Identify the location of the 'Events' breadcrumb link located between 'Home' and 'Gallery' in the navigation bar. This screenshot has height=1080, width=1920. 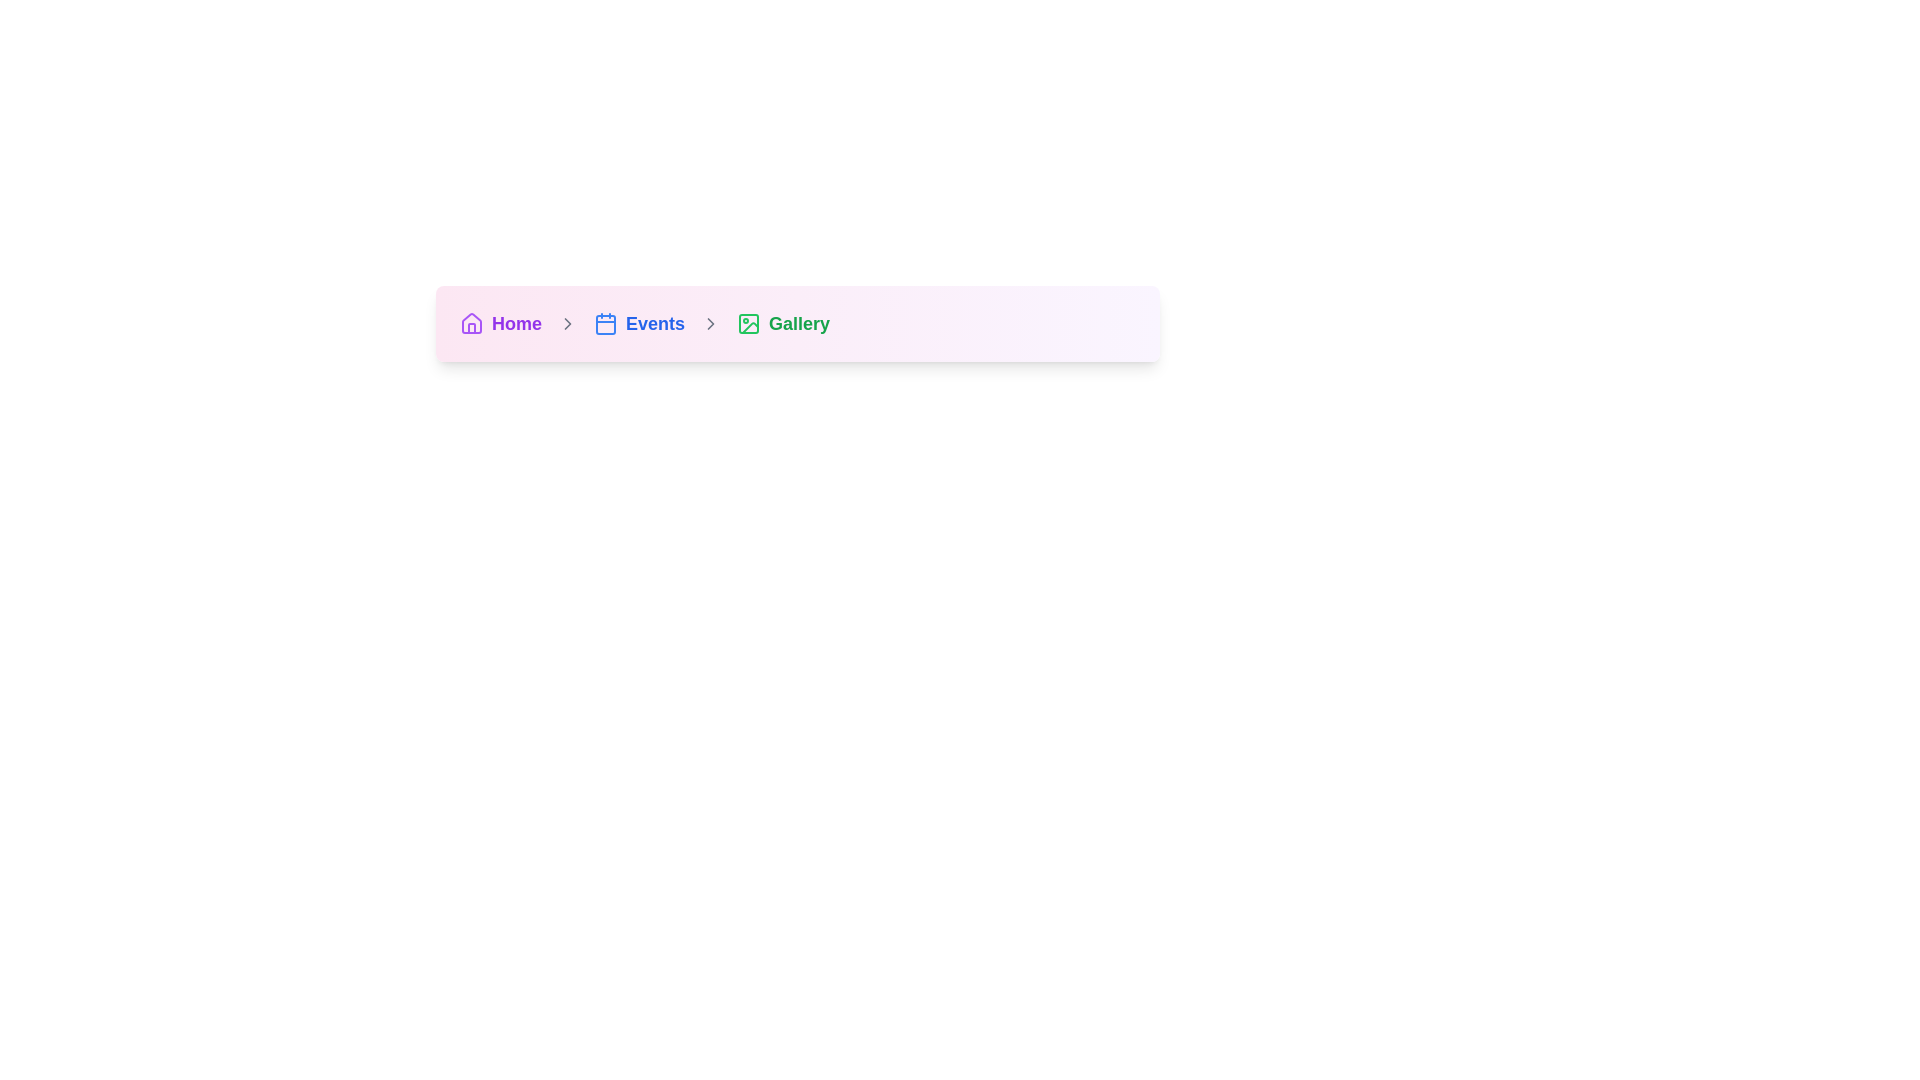
(638, 323).